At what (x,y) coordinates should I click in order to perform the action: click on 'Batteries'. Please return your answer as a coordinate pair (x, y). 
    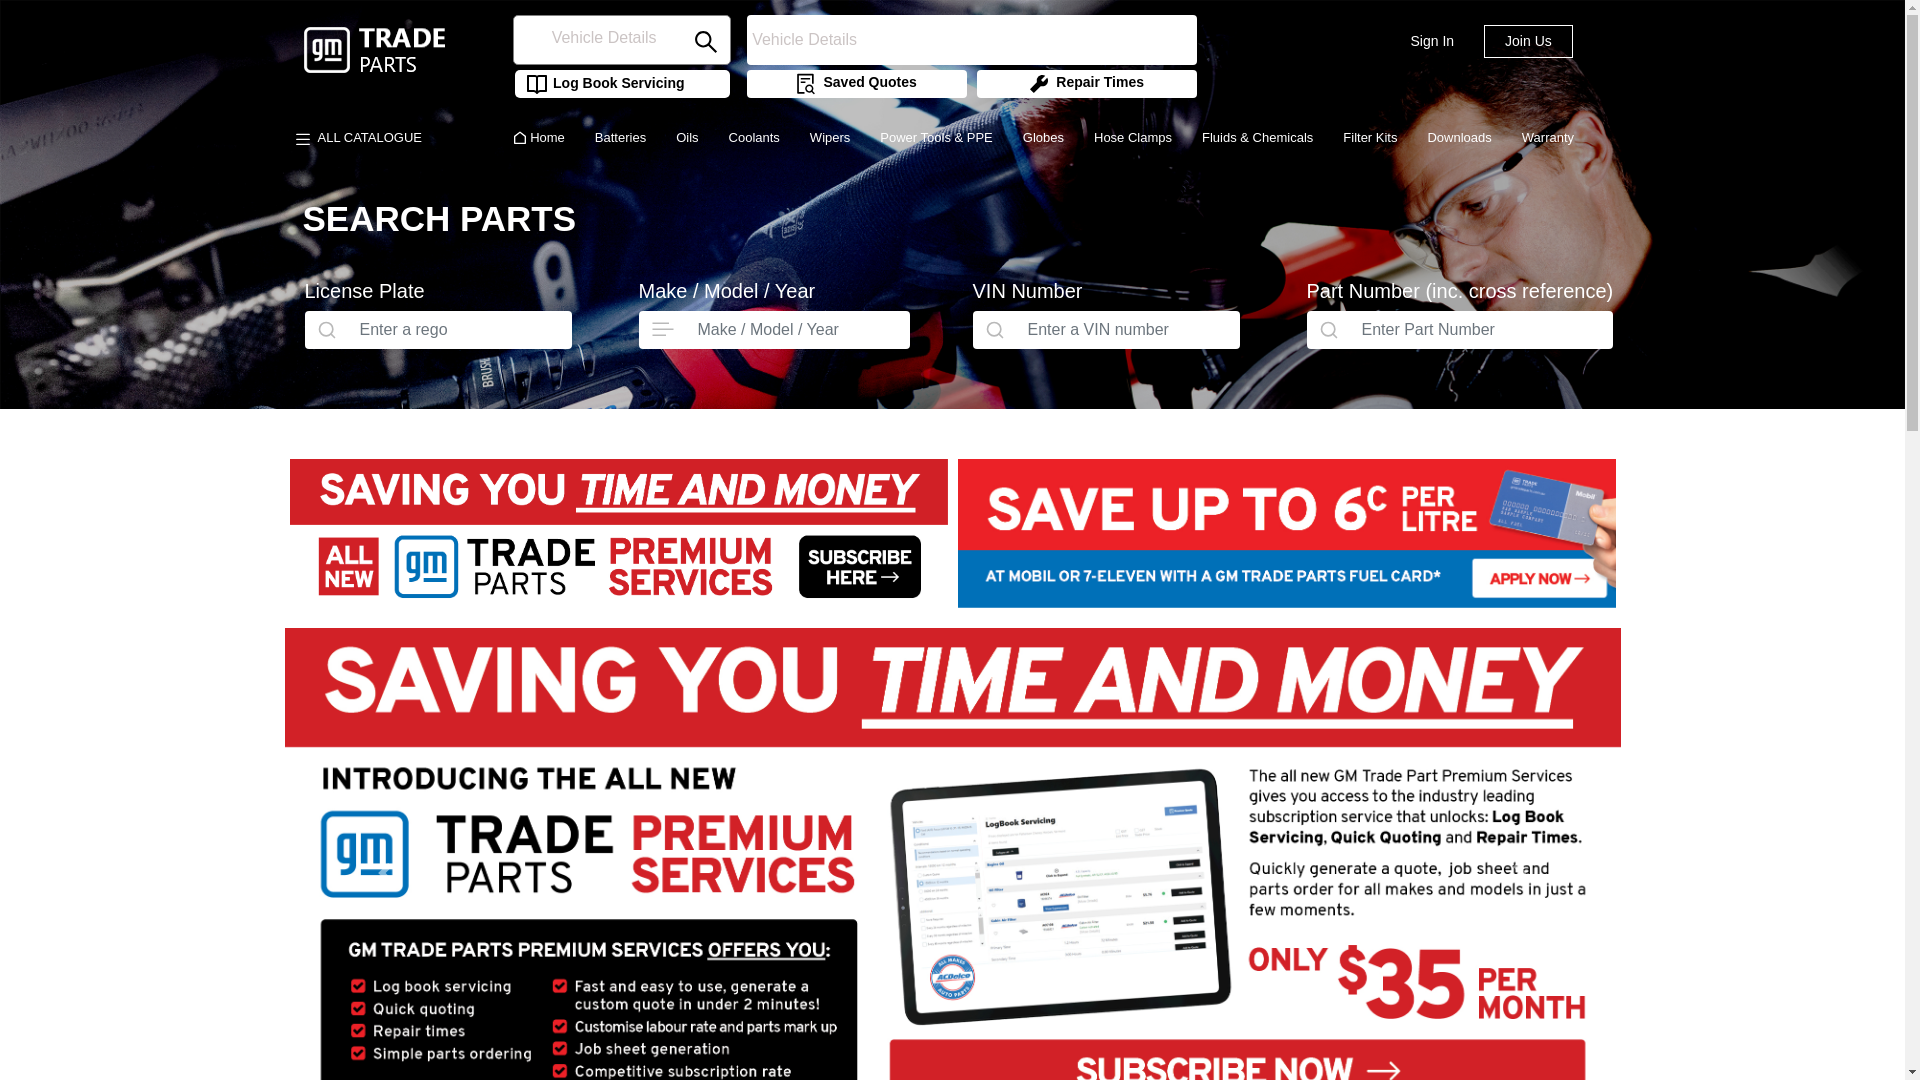
    Looking at the image, I should click on (579, 137).